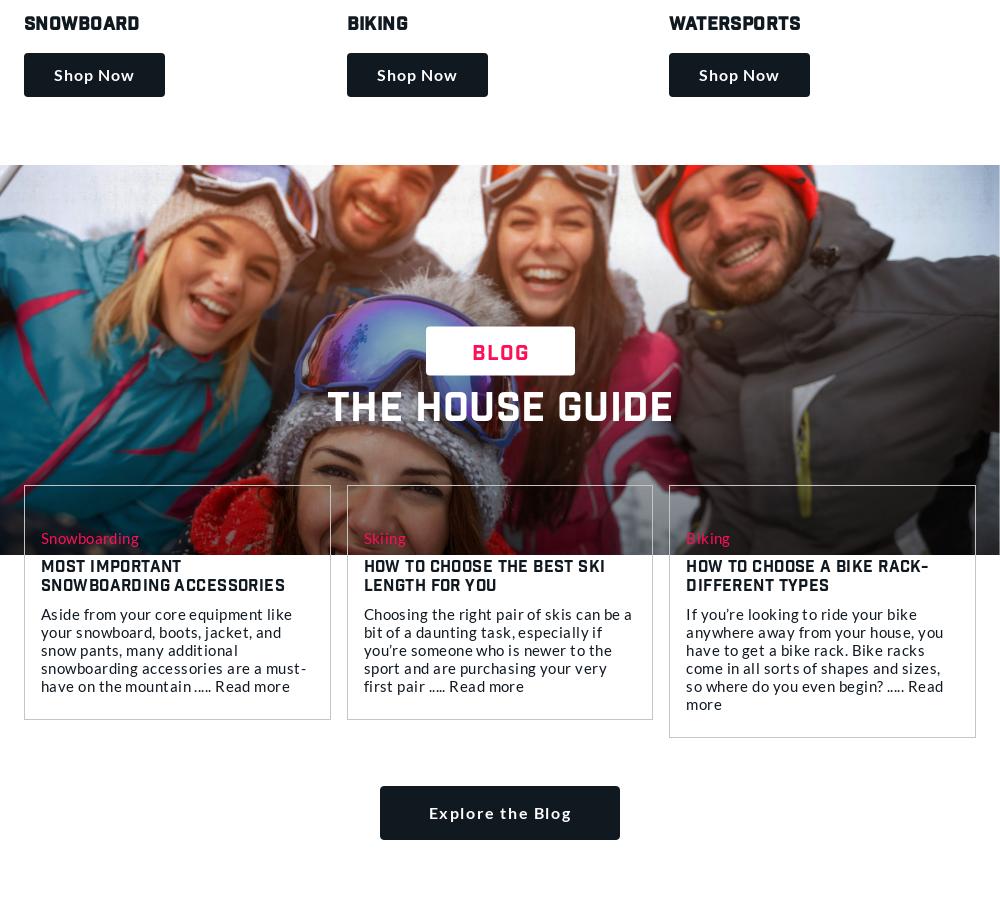 The width and height of the screenshot is (1000, 907). Describe the element at coordinates (173, 648) in the screenshot. I see `'Aside from your core equipment like your snowboard, boots, jacket, and snow pants, many additional snowboarding accessories are a must-have on the mountain ..... Read more'` at that location.